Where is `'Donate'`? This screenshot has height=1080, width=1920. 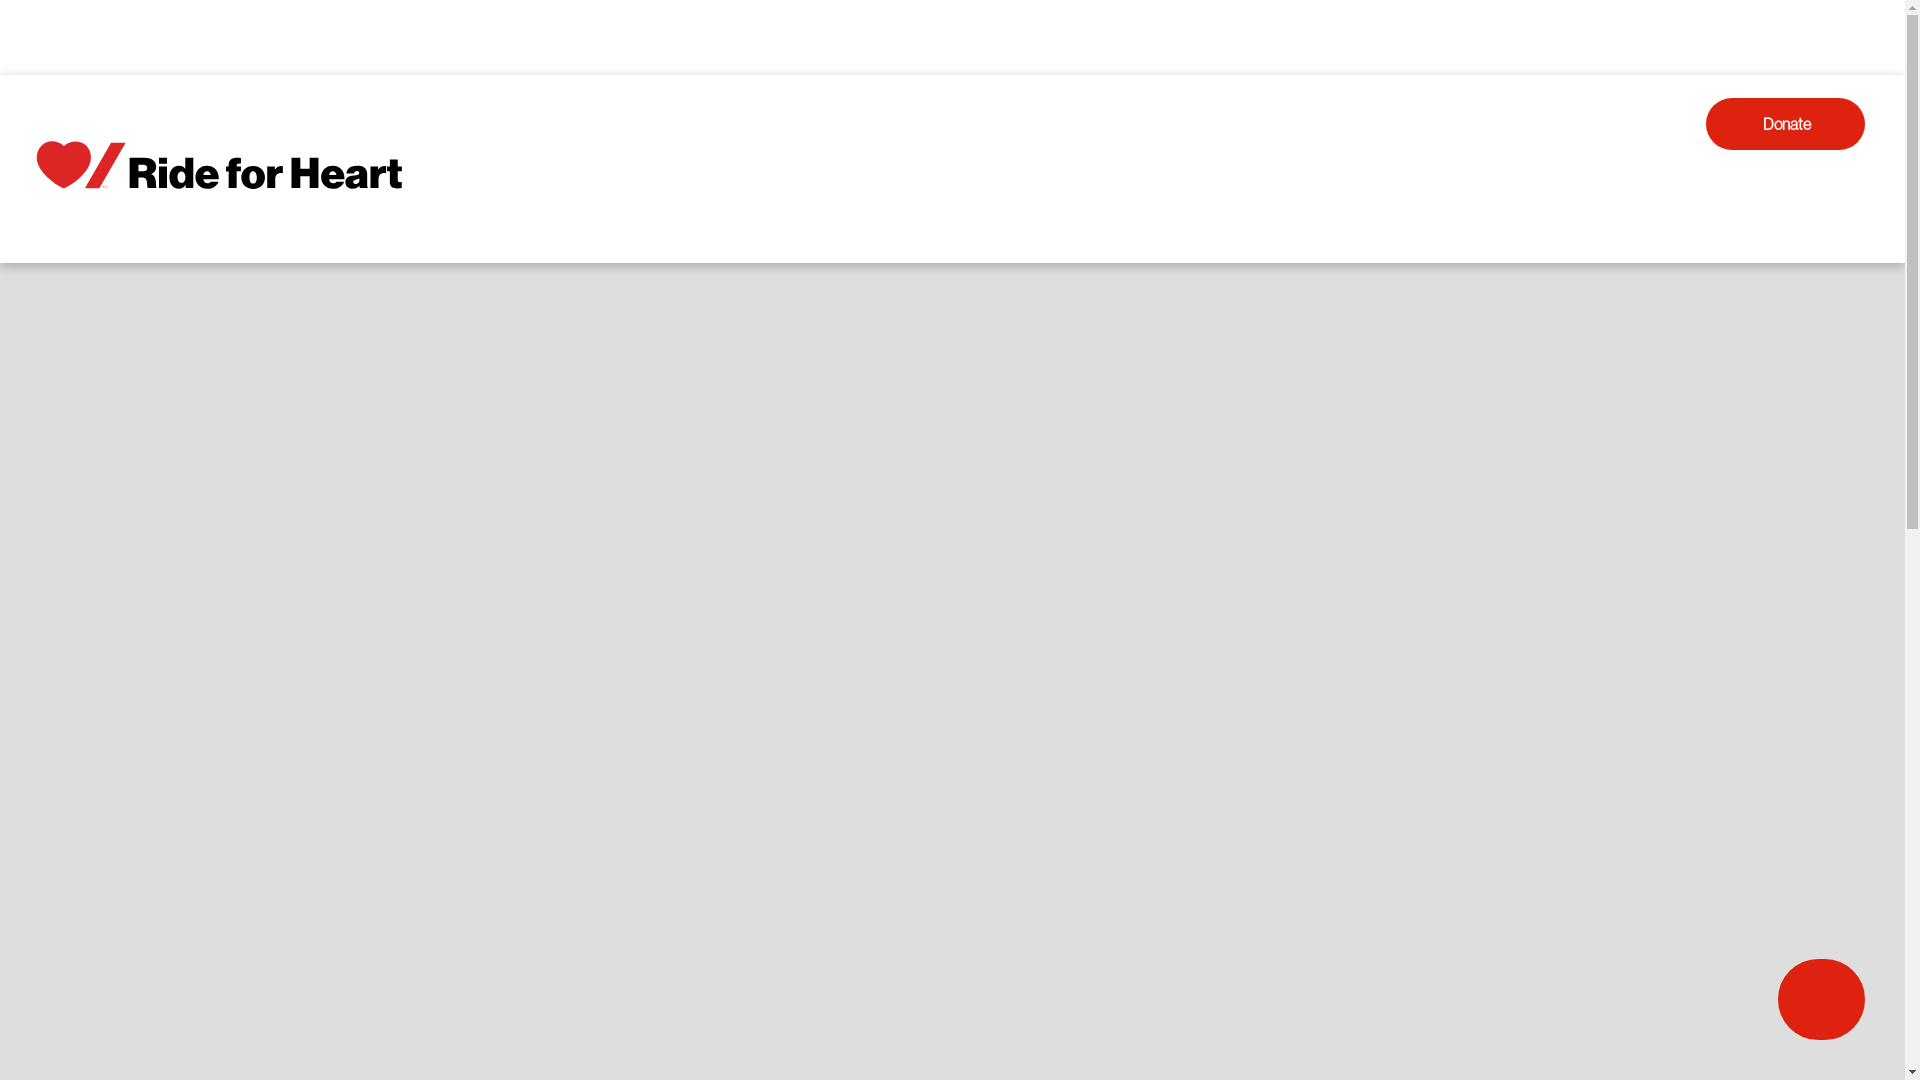 'Donate' is located at coordinates (1785, 123).